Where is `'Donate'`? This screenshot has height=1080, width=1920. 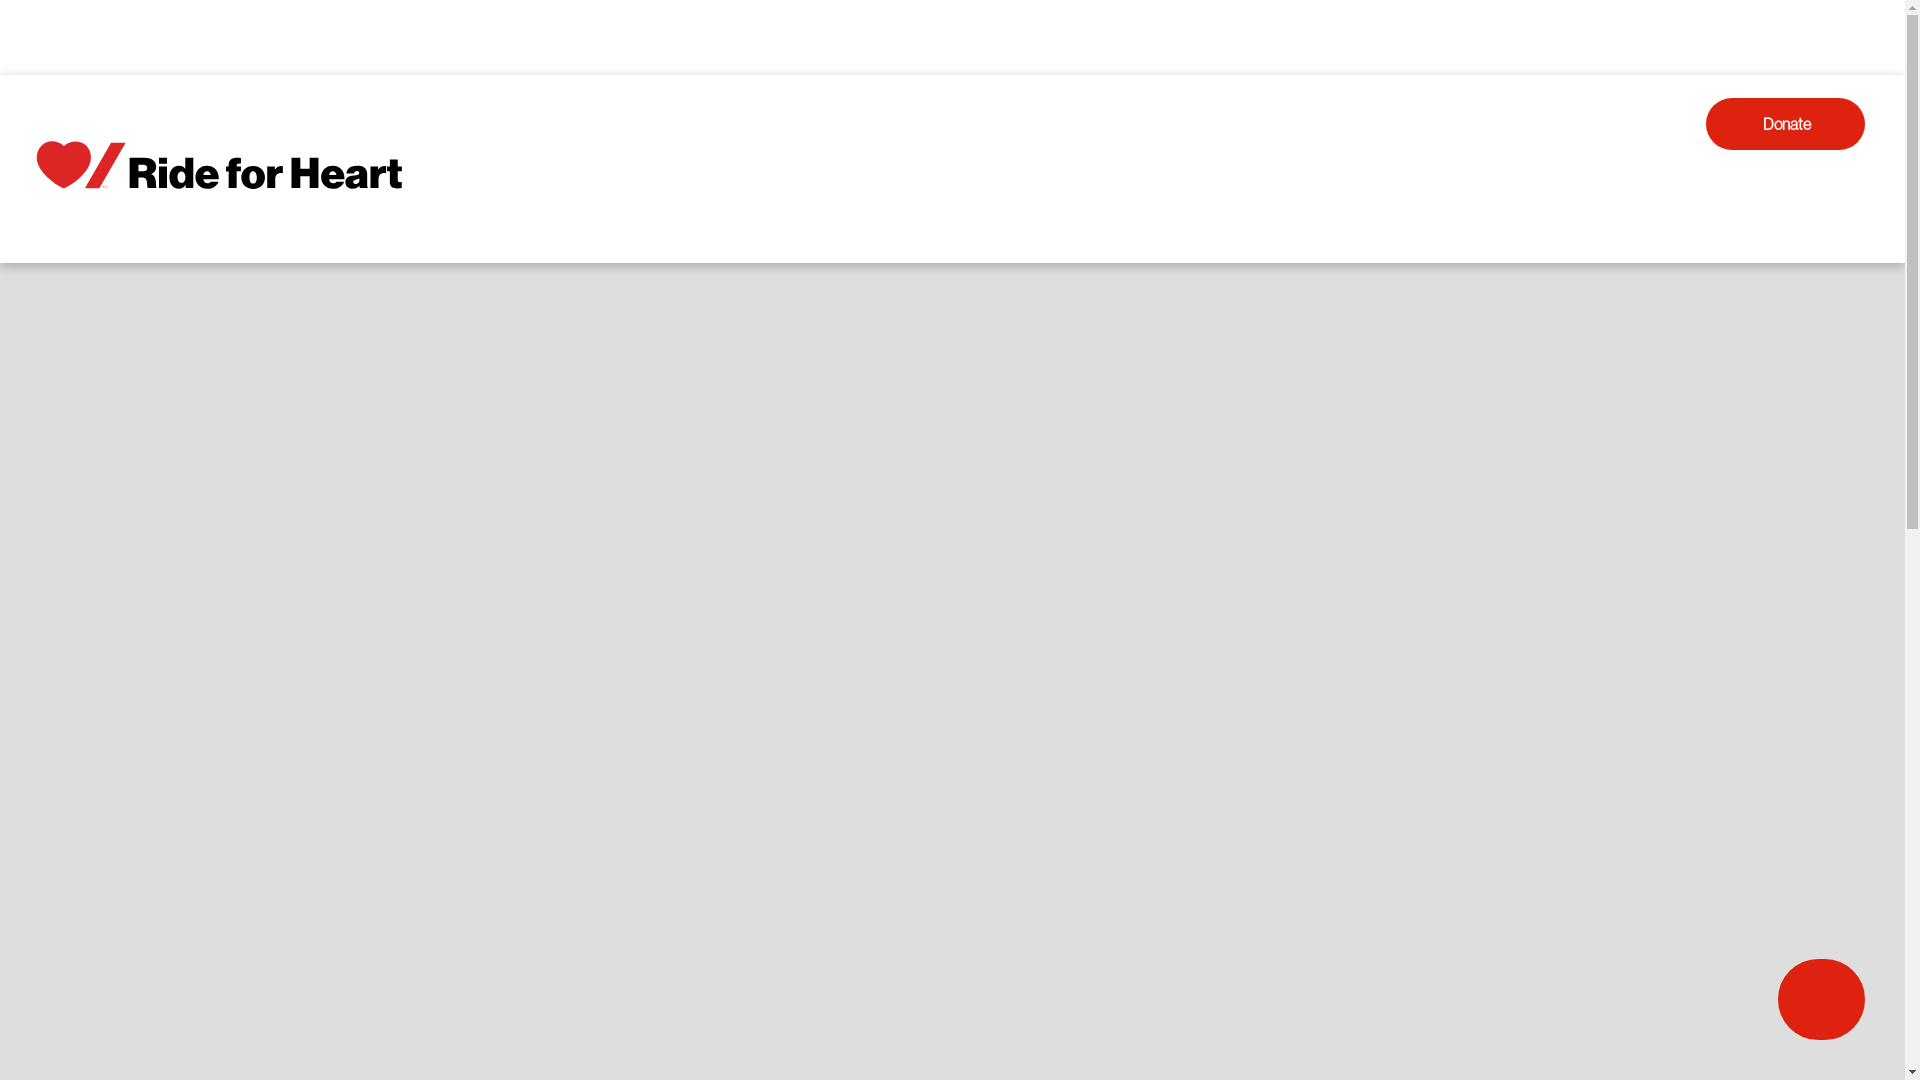 'Donate' is located at coordinates (1785, 123).